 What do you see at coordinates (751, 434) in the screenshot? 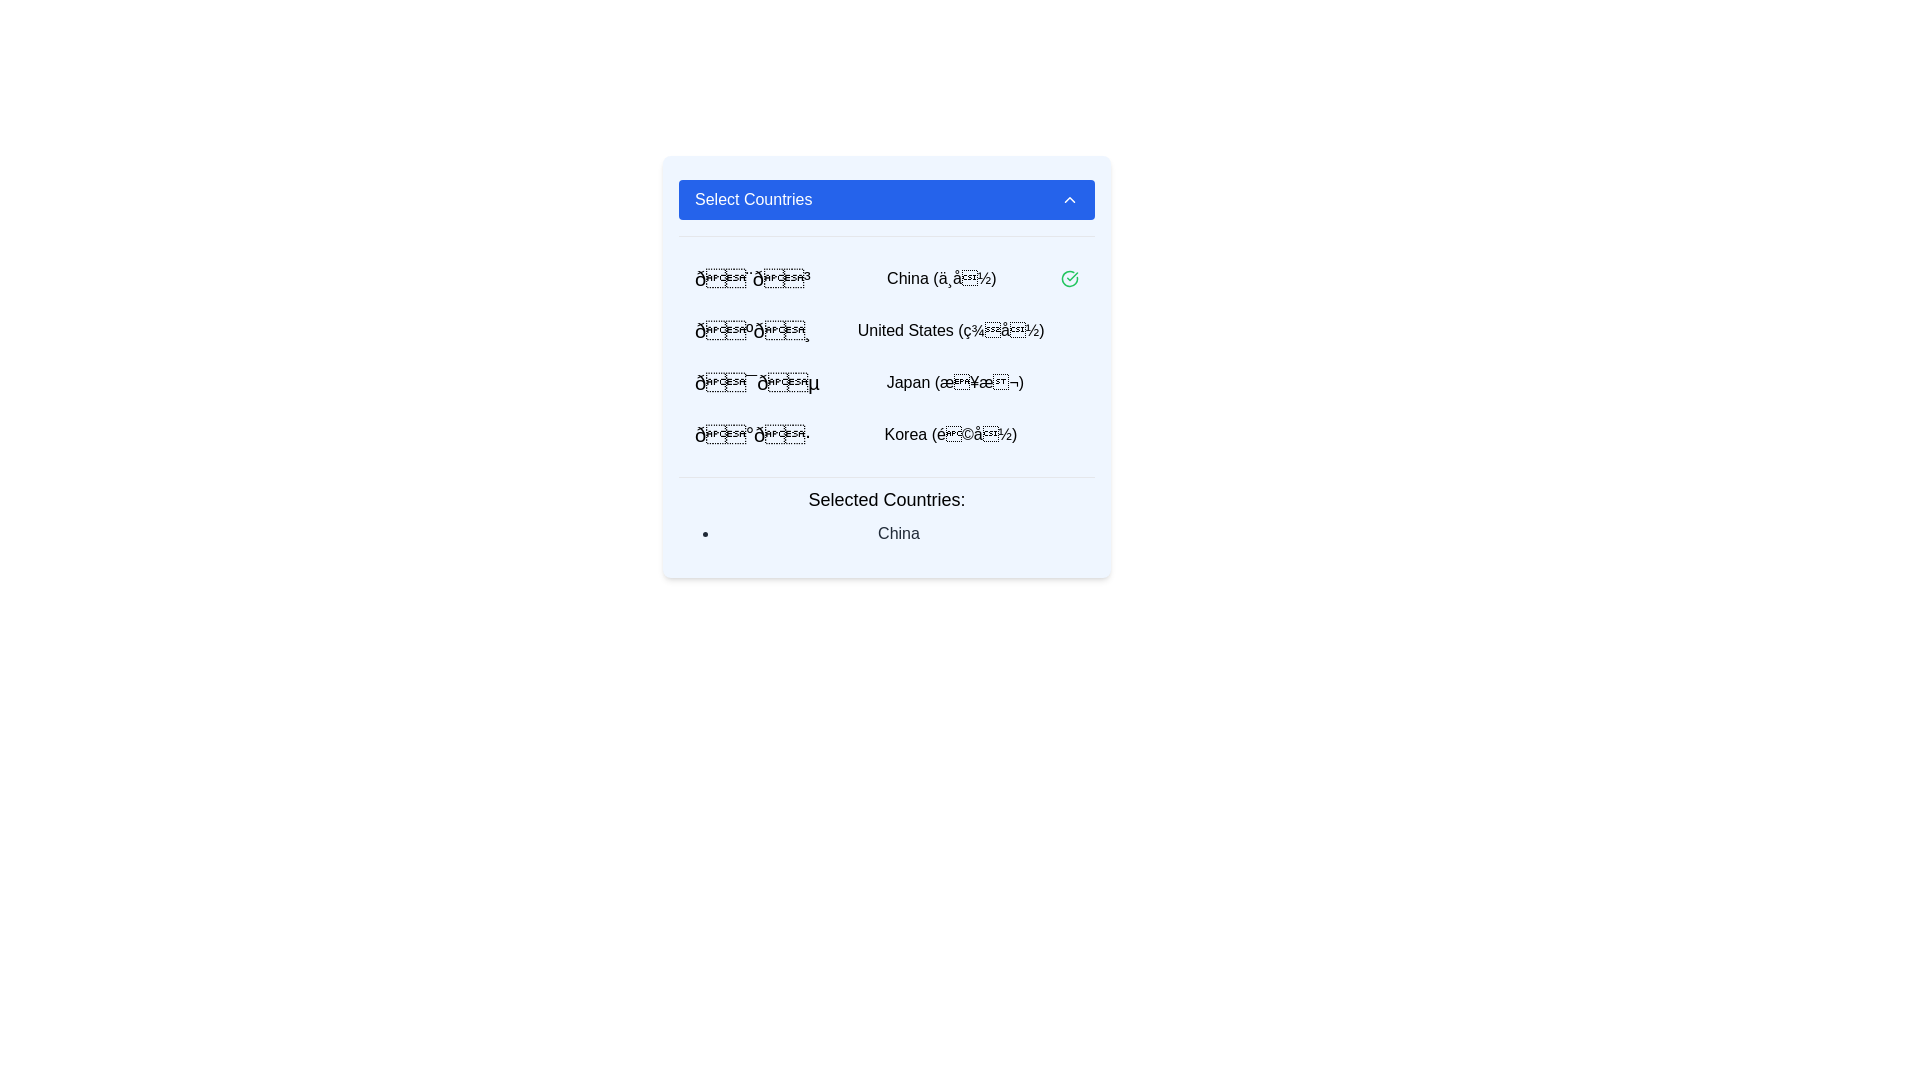
I see `the text label representing the flag of Korea, which is positioned in the top-right section of the dropdown menu item for 'Select Countries'` at bounding box center [751, 434].